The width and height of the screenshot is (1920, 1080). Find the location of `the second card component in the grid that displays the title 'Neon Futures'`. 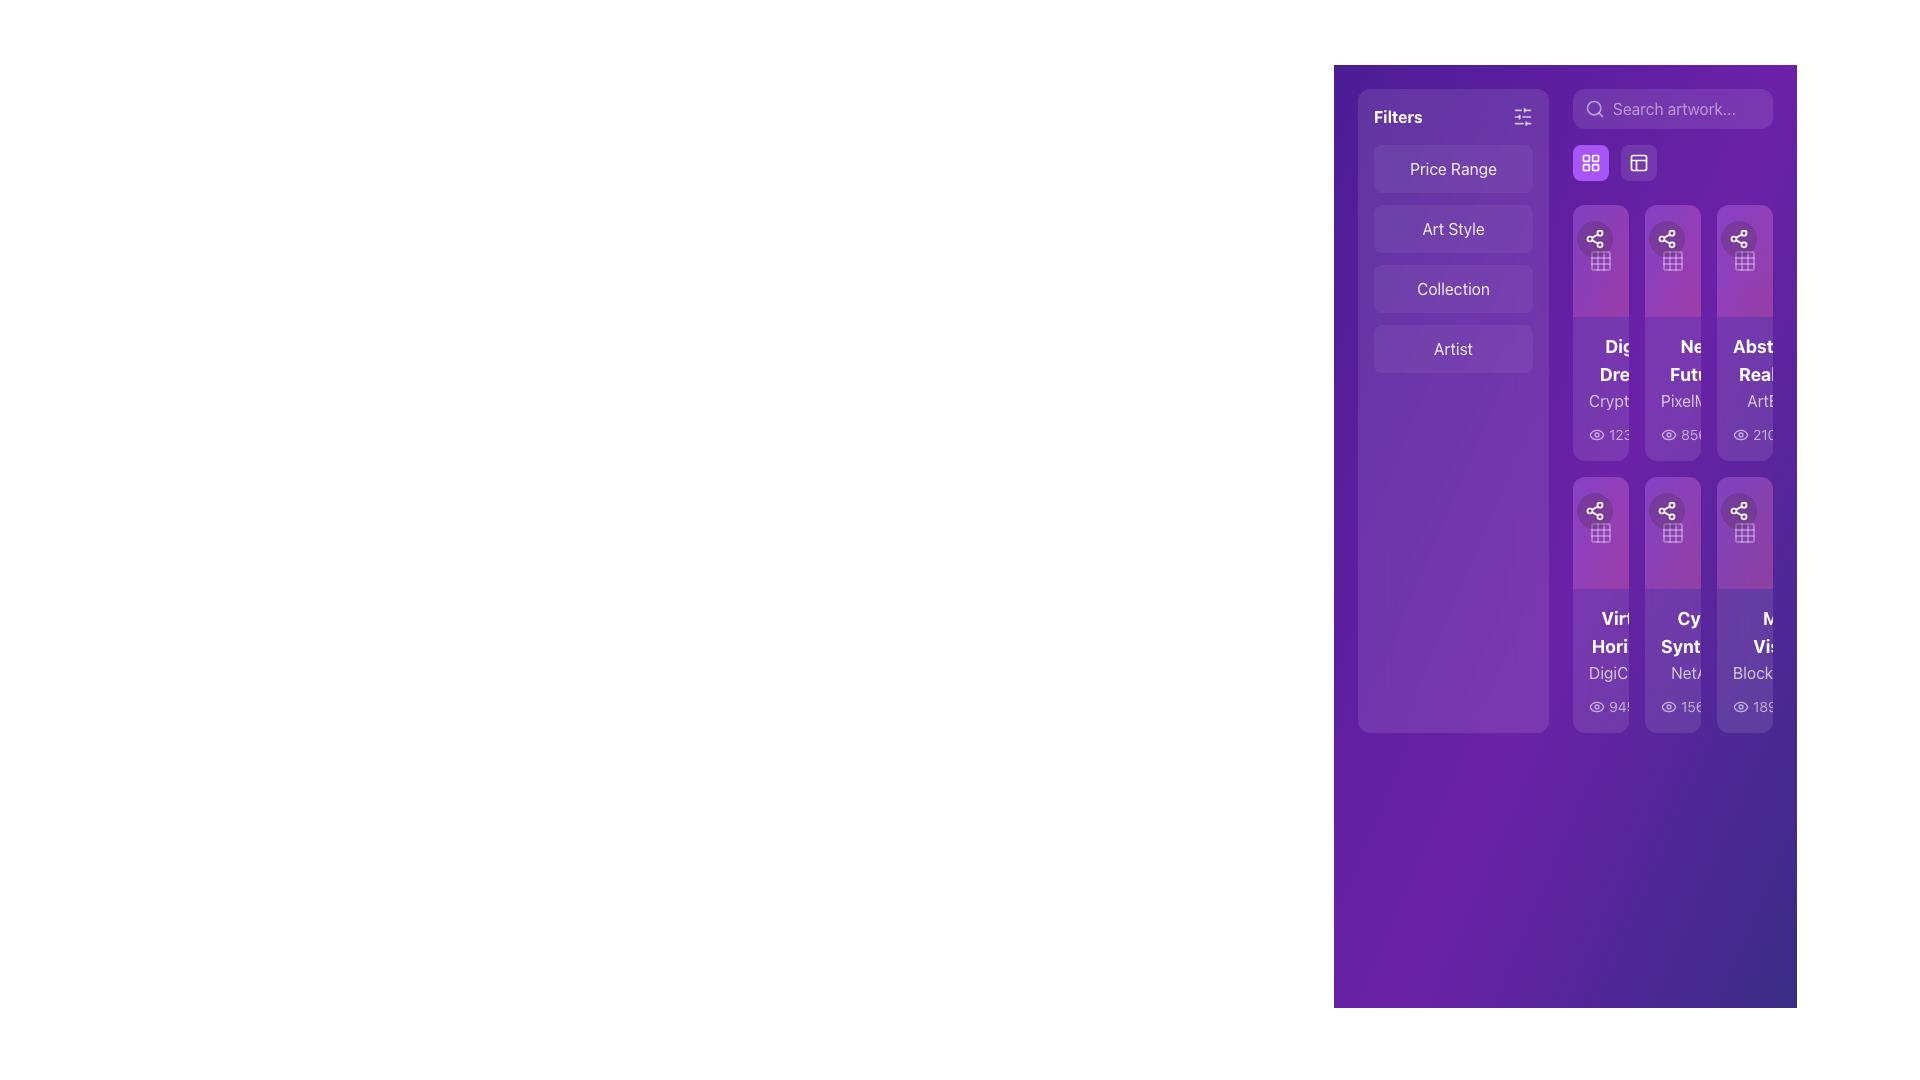

the second card component in the grid that displays the title 'Neon Futures' is located at coordinates (1673, 331).